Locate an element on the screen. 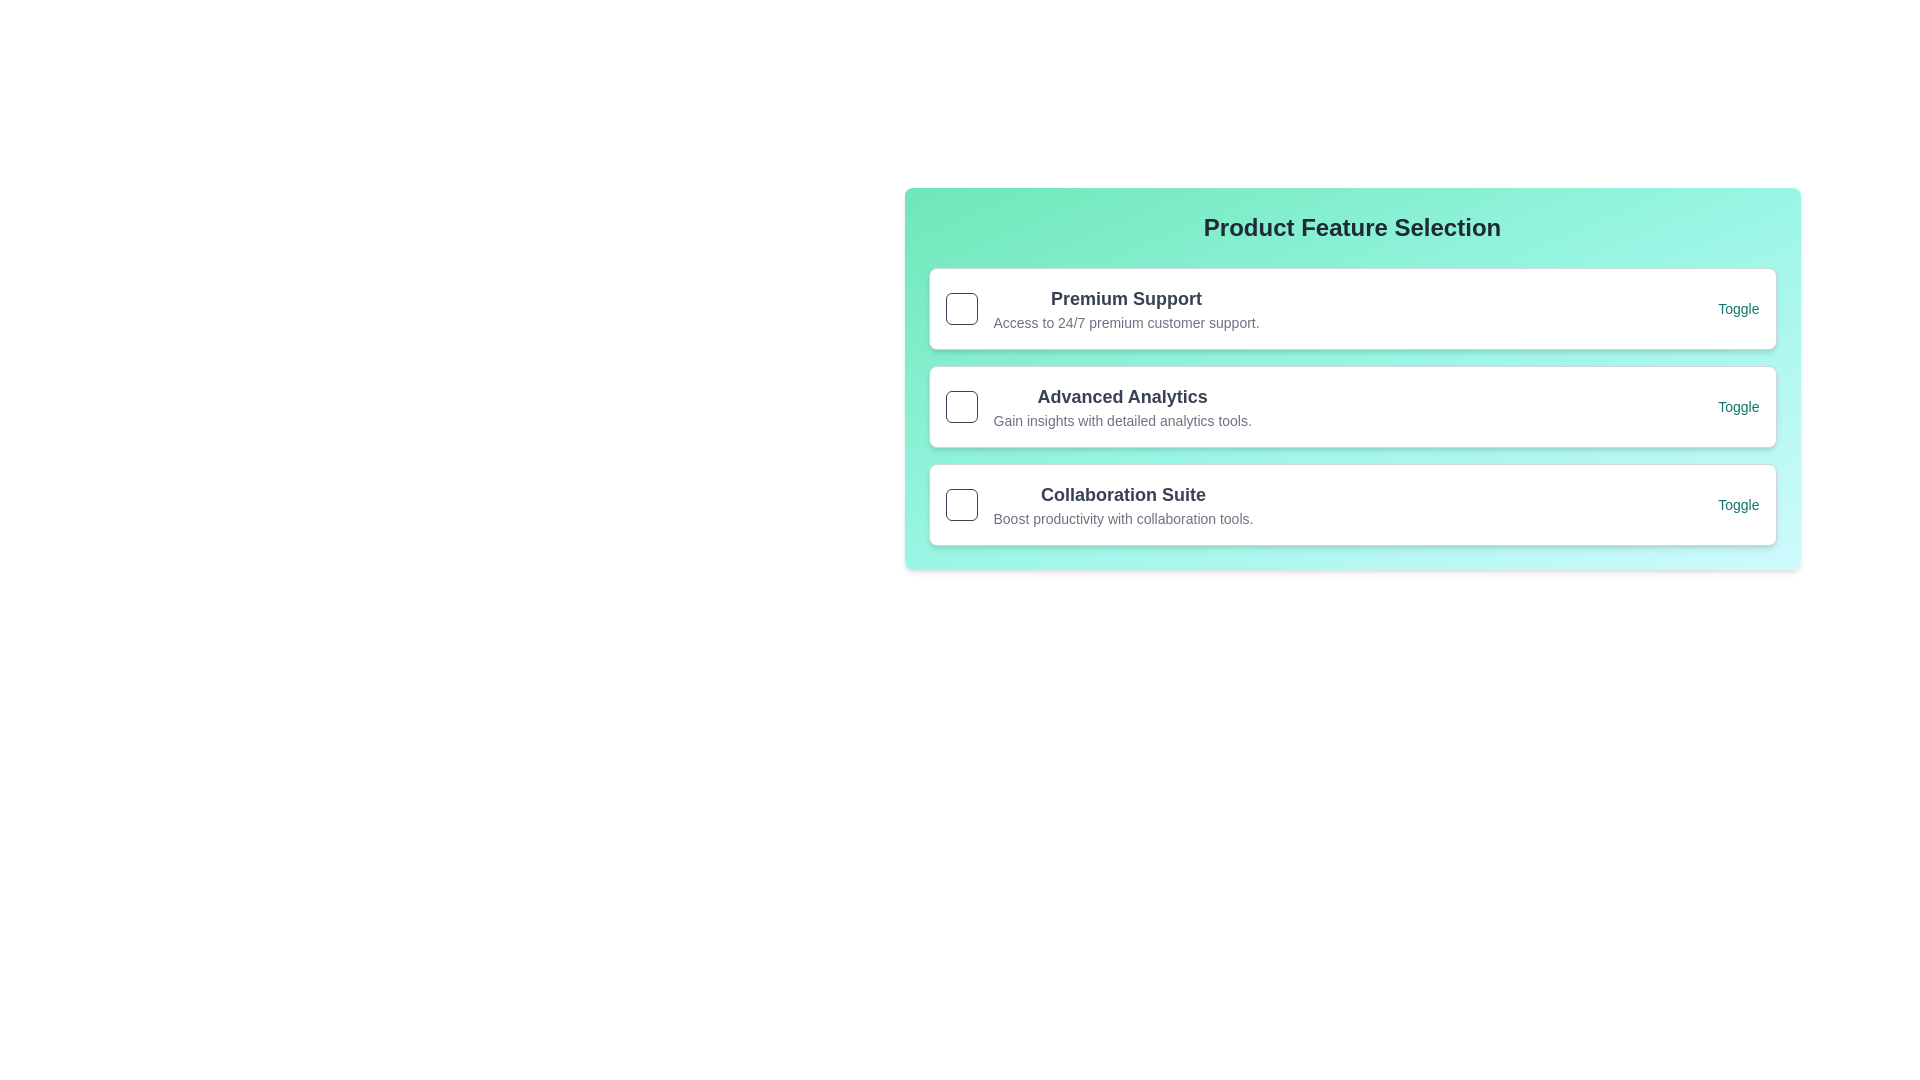 This screenshot has height=1080, width=1920. the 'Advanced Analytics' text label, which is bold, dark gray, and positioned centrally in the second row of its card, below 'Premium Support' and above 'Collaboration Suite' is located at coordinates (1122, 397).